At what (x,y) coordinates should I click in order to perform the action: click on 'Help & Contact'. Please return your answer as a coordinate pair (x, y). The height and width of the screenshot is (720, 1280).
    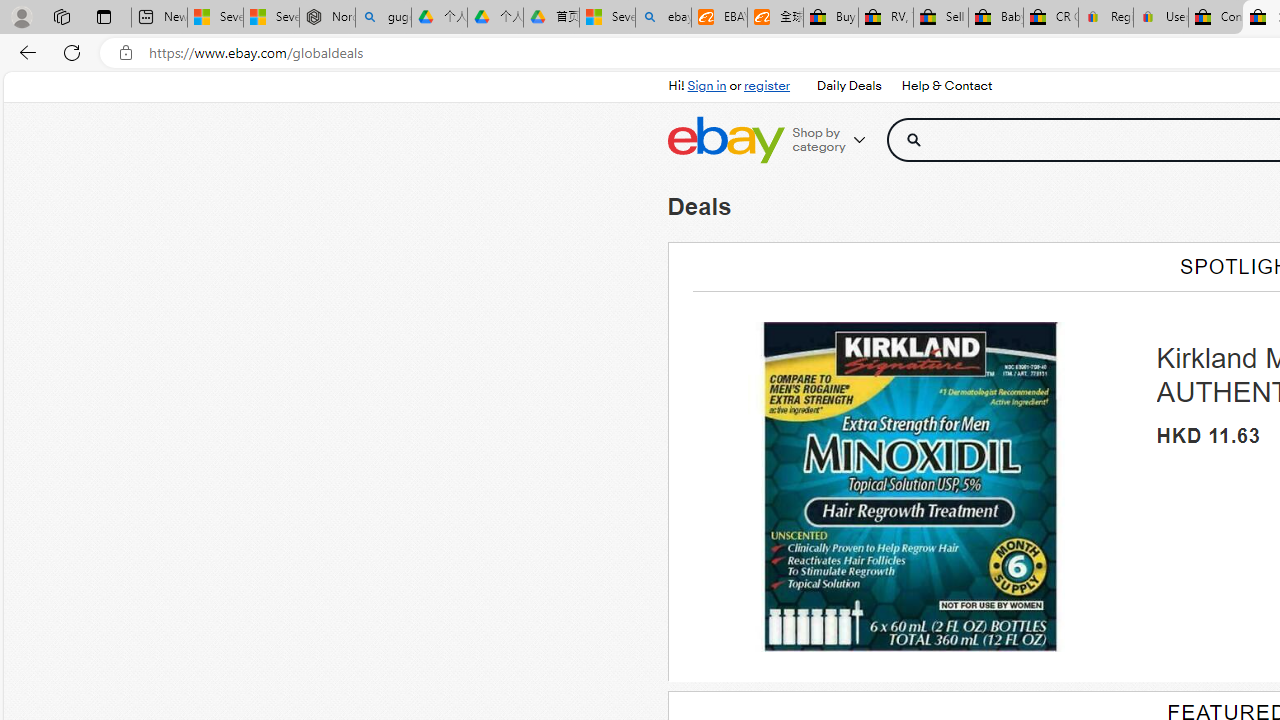
    Looking at the image, I should click on (944, 85).